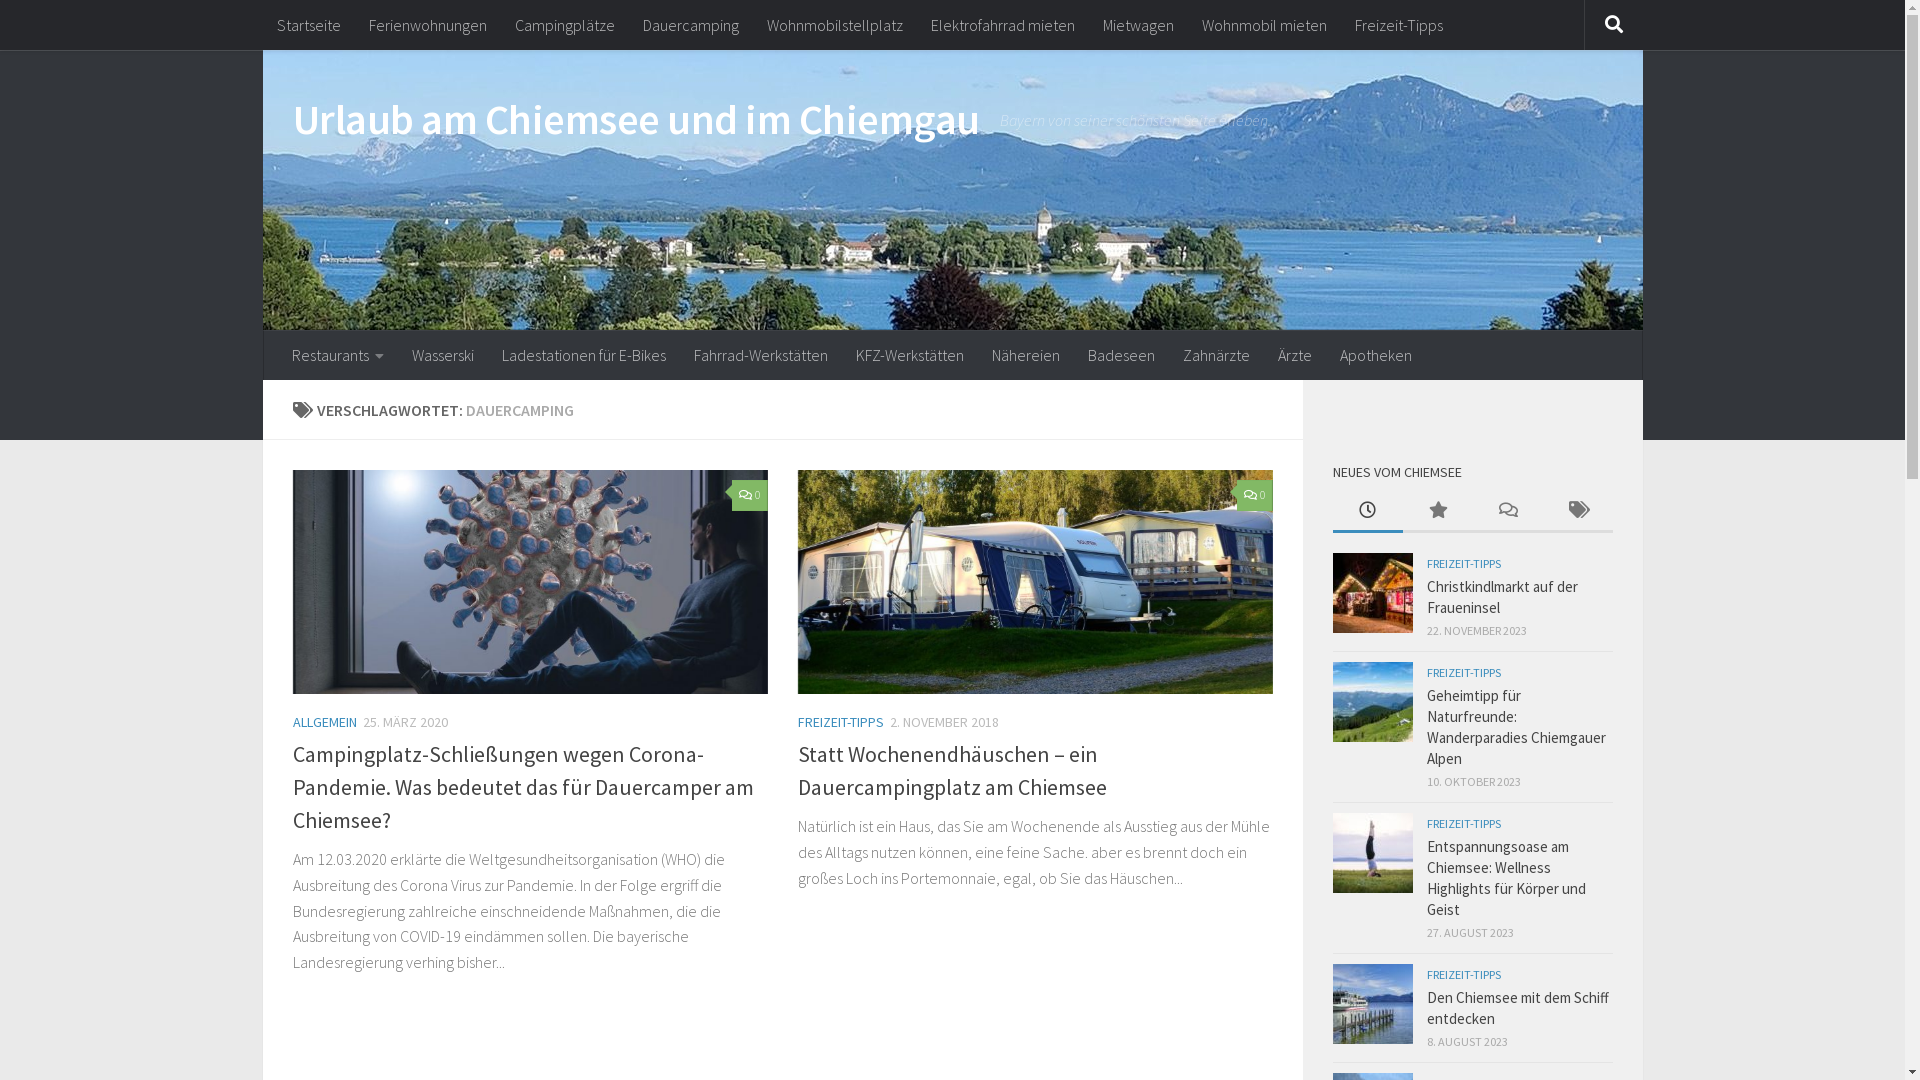 This screenshot has height=1080, width=1920. Describe the element at coordinates (1121, 353) in the screenshot. I see `'Badeseen'` at that location.